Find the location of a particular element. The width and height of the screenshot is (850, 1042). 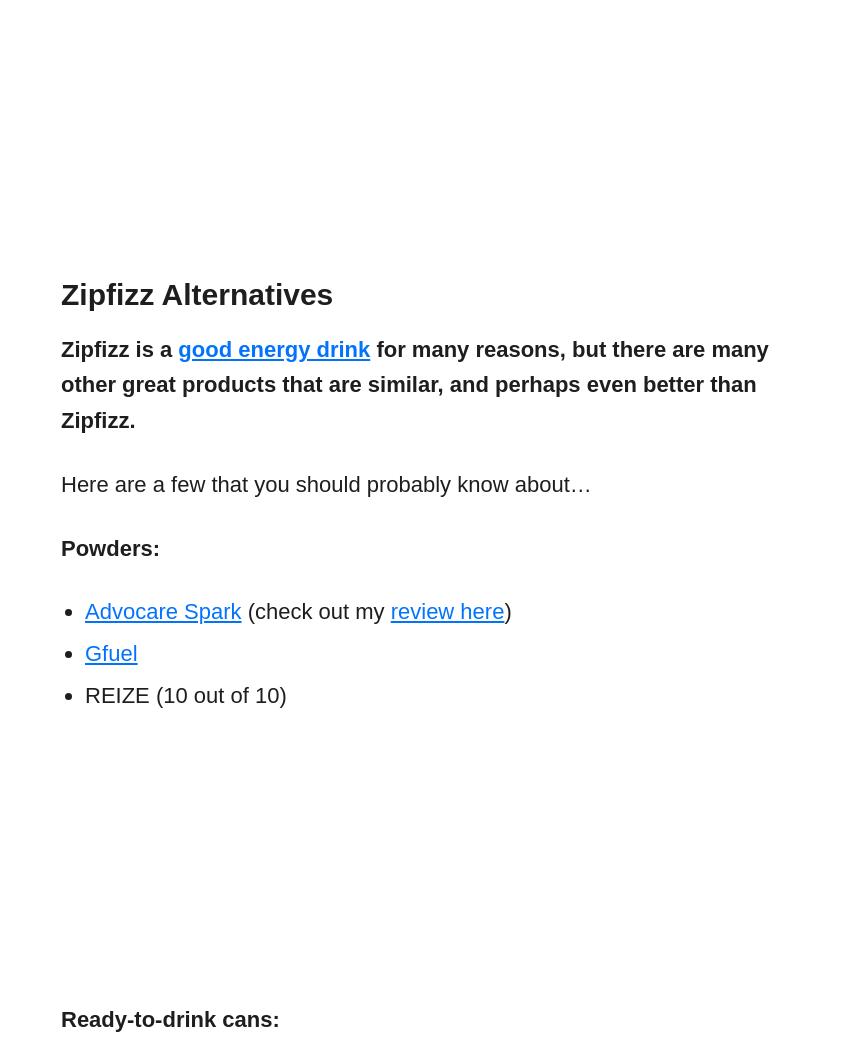

'for many reasons, but there are many other great products that are similar, and perhaps even better than Zipfizz.' is located at coordinates (414, 383).